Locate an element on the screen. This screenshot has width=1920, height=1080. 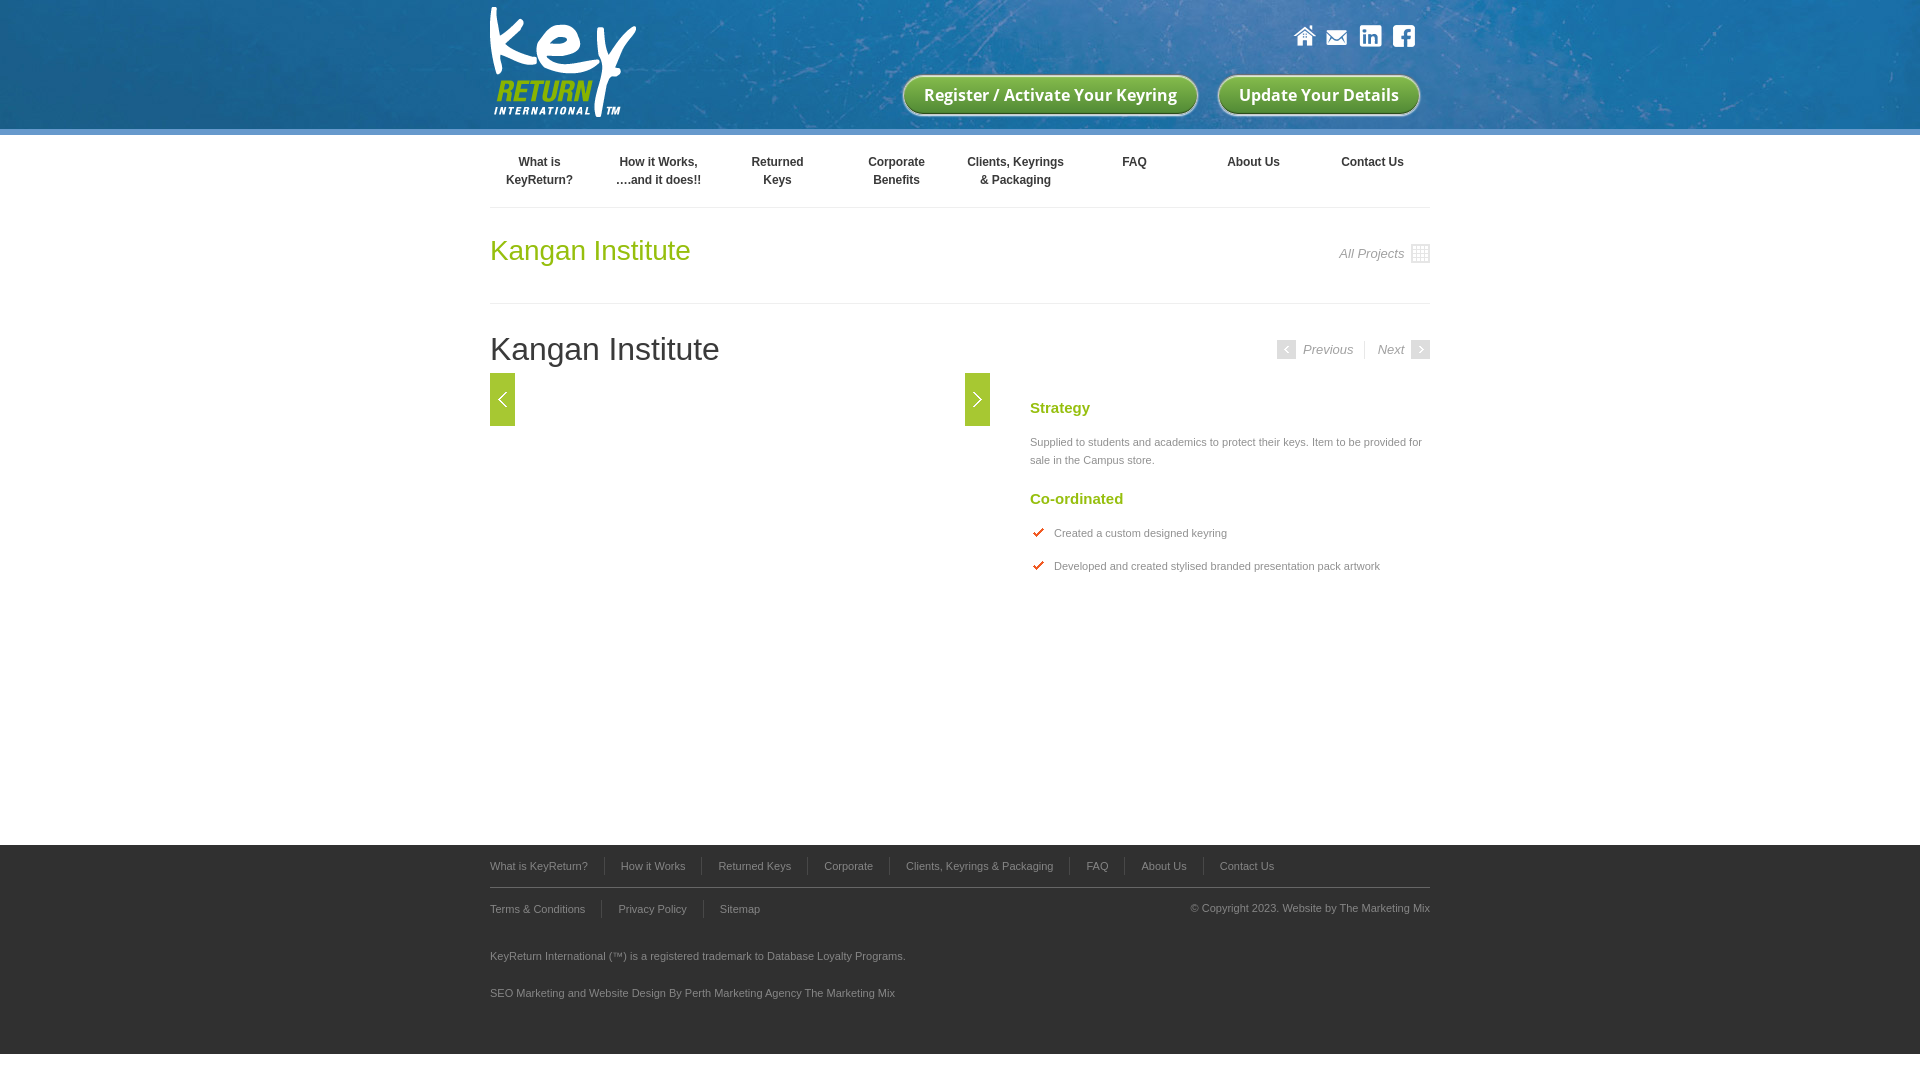
'Clients, Keyrings & Packaging' is located at coordinates (979, 865).